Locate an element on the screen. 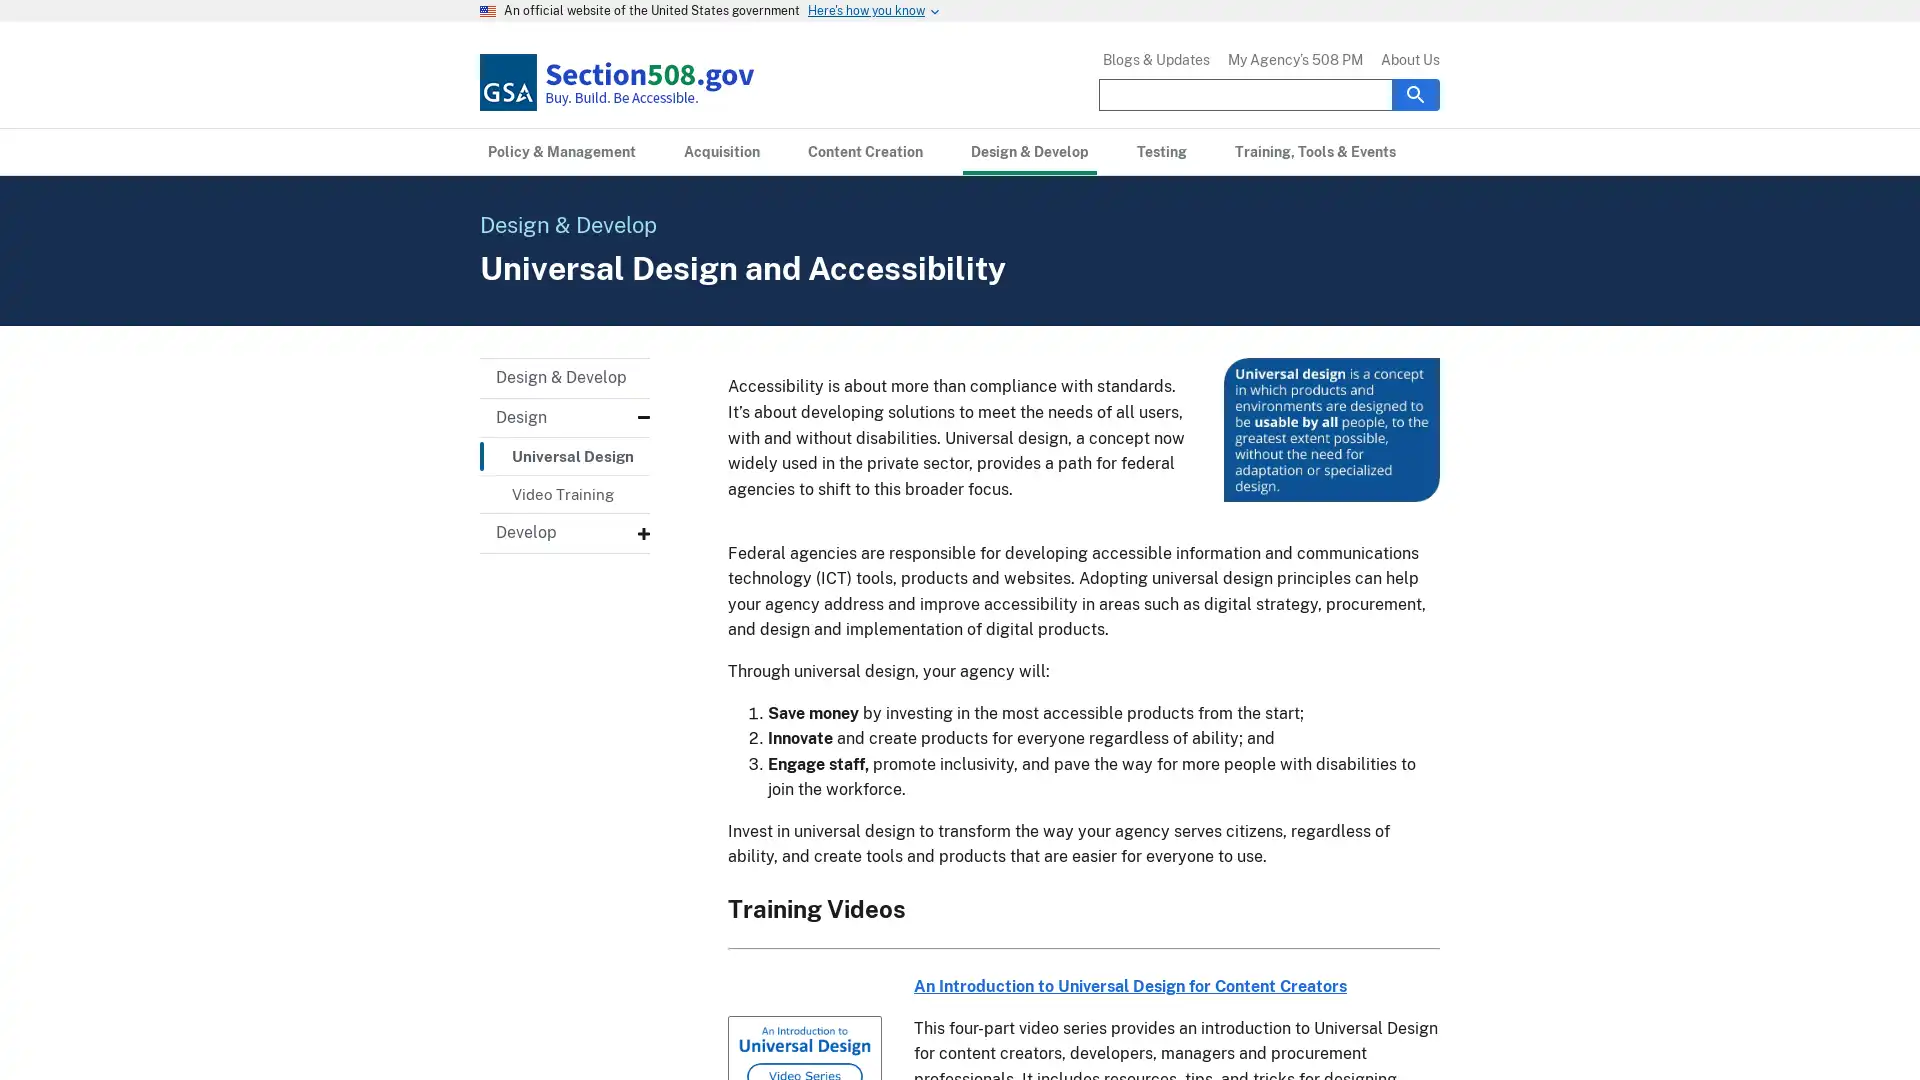 This screenshot has height=1080, width=1920. Here's how you know is located at coordinates (866, 11).